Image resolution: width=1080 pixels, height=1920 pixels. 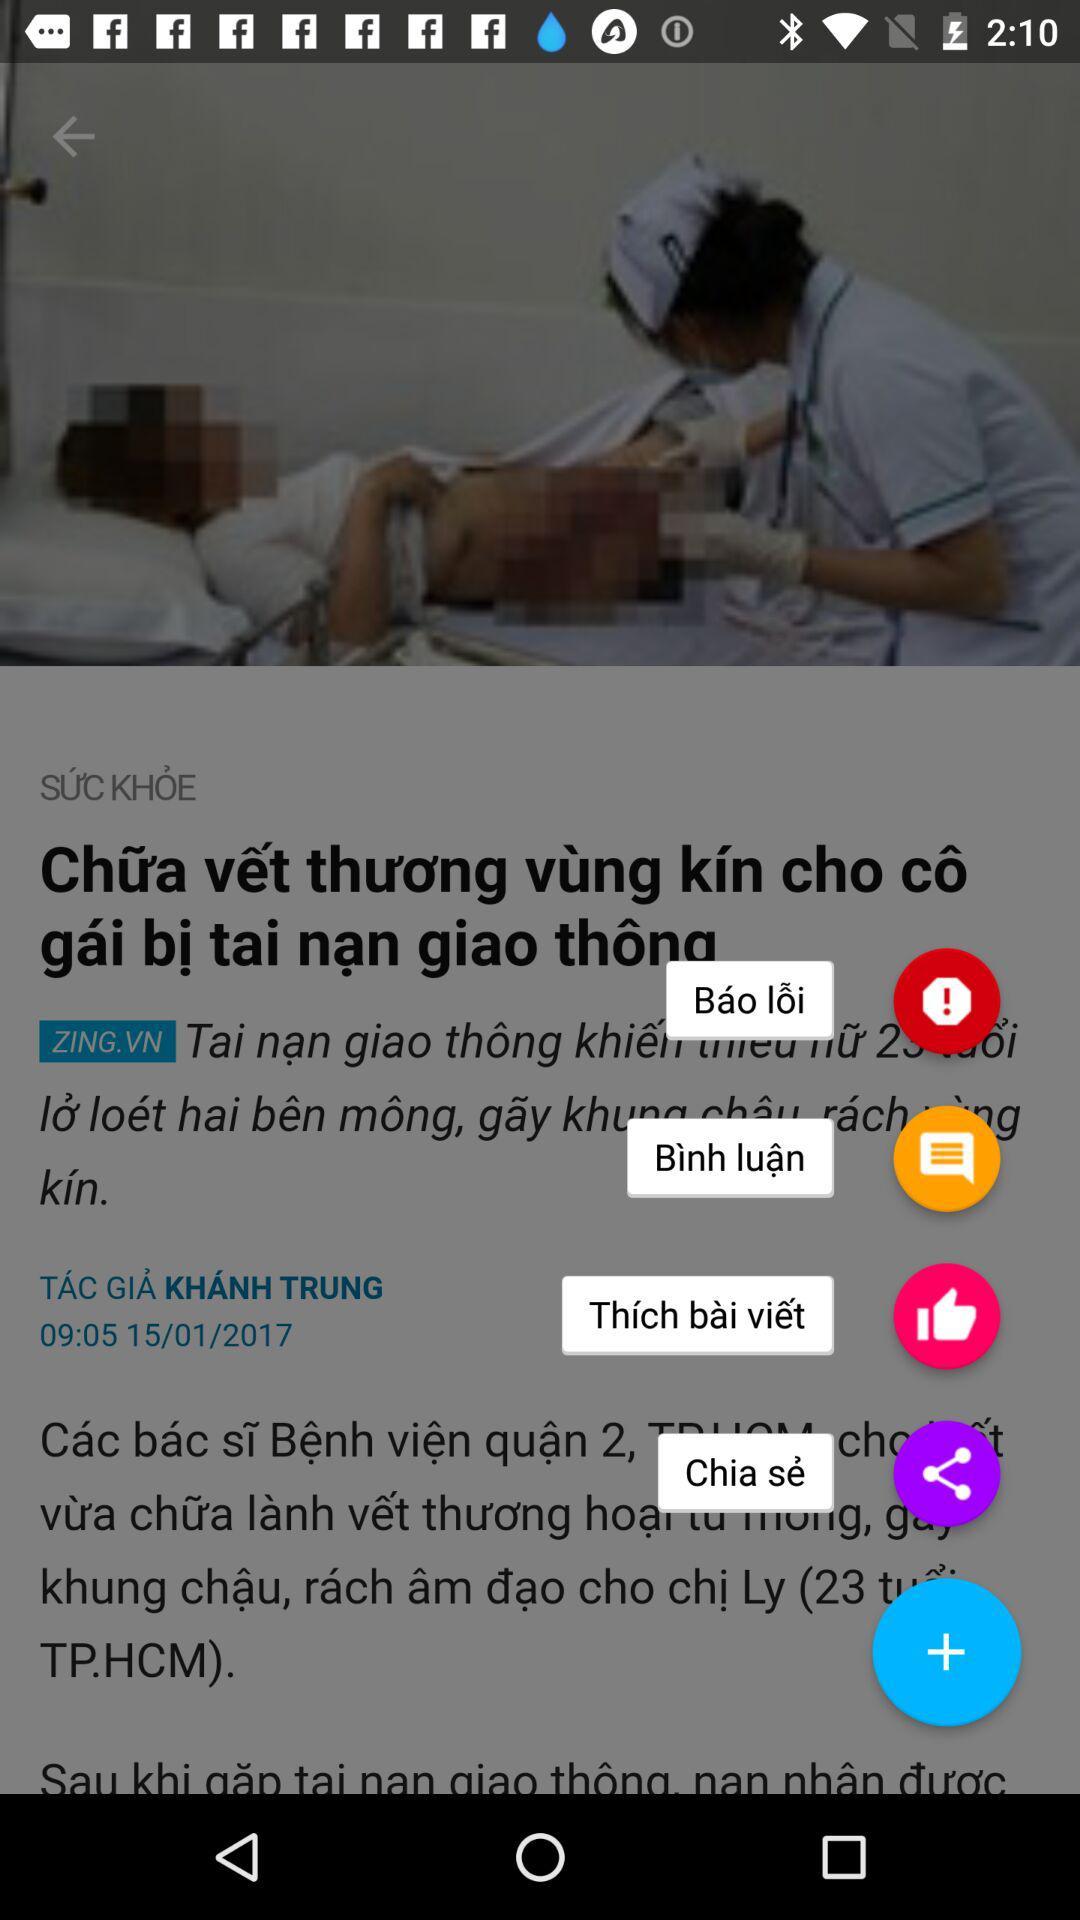 I want to click on the share icon, so click(x=945, y=1584).